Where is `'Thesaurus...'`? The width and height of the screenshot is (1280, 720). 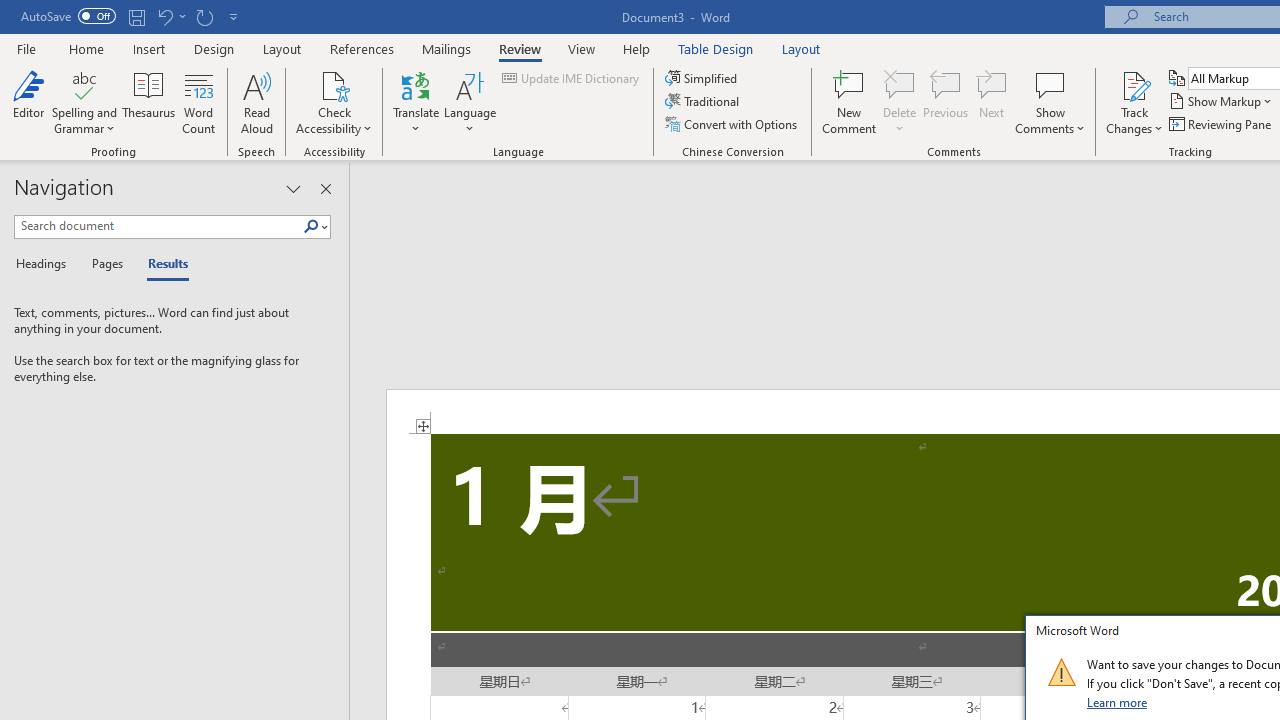 'Thesaurus...' is located at coordinates (148, 103).